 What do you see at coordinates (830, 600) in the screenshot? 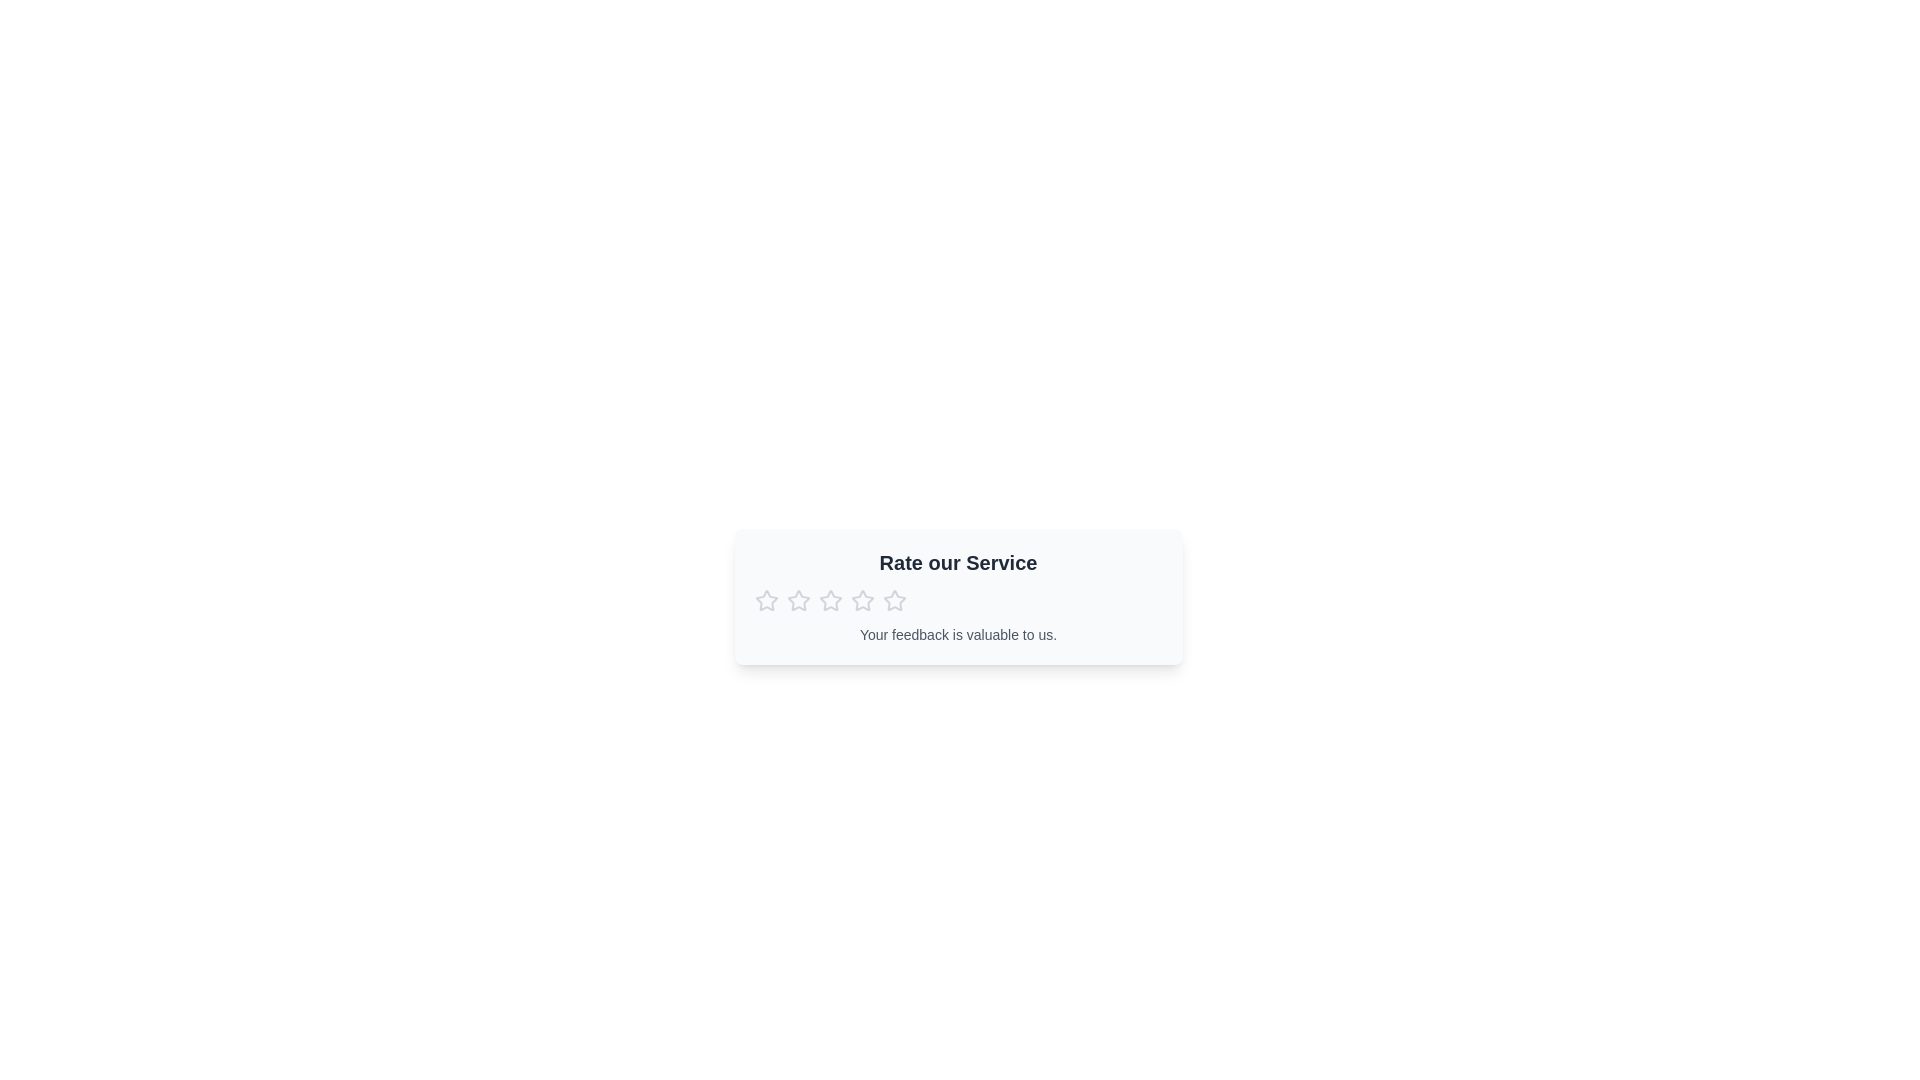
I see `the third star icon in the five-star rating widget` at bounding box center [830, 600].